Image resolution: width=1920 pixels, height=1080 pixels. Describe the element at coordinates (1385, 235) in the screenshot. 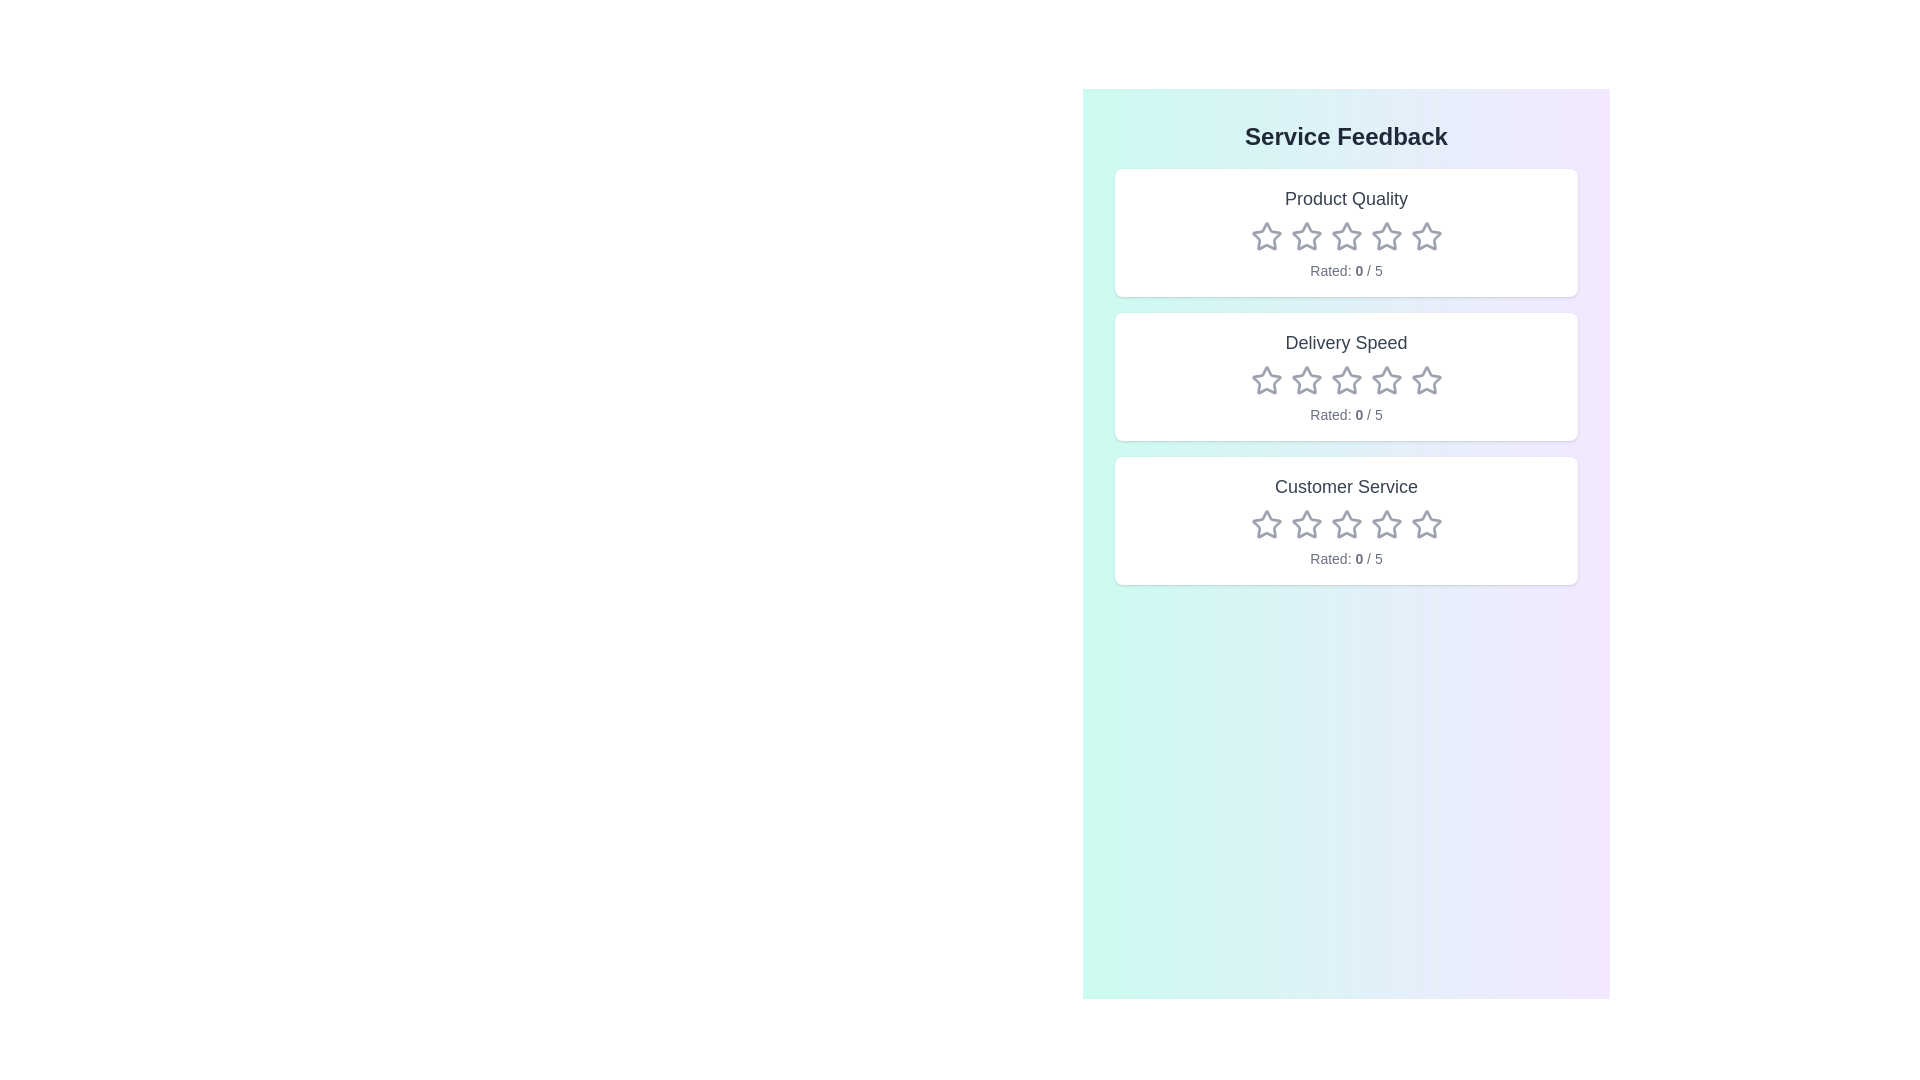

I see `the star icon for 4 stars in the 'Product Quality' section` at that location.